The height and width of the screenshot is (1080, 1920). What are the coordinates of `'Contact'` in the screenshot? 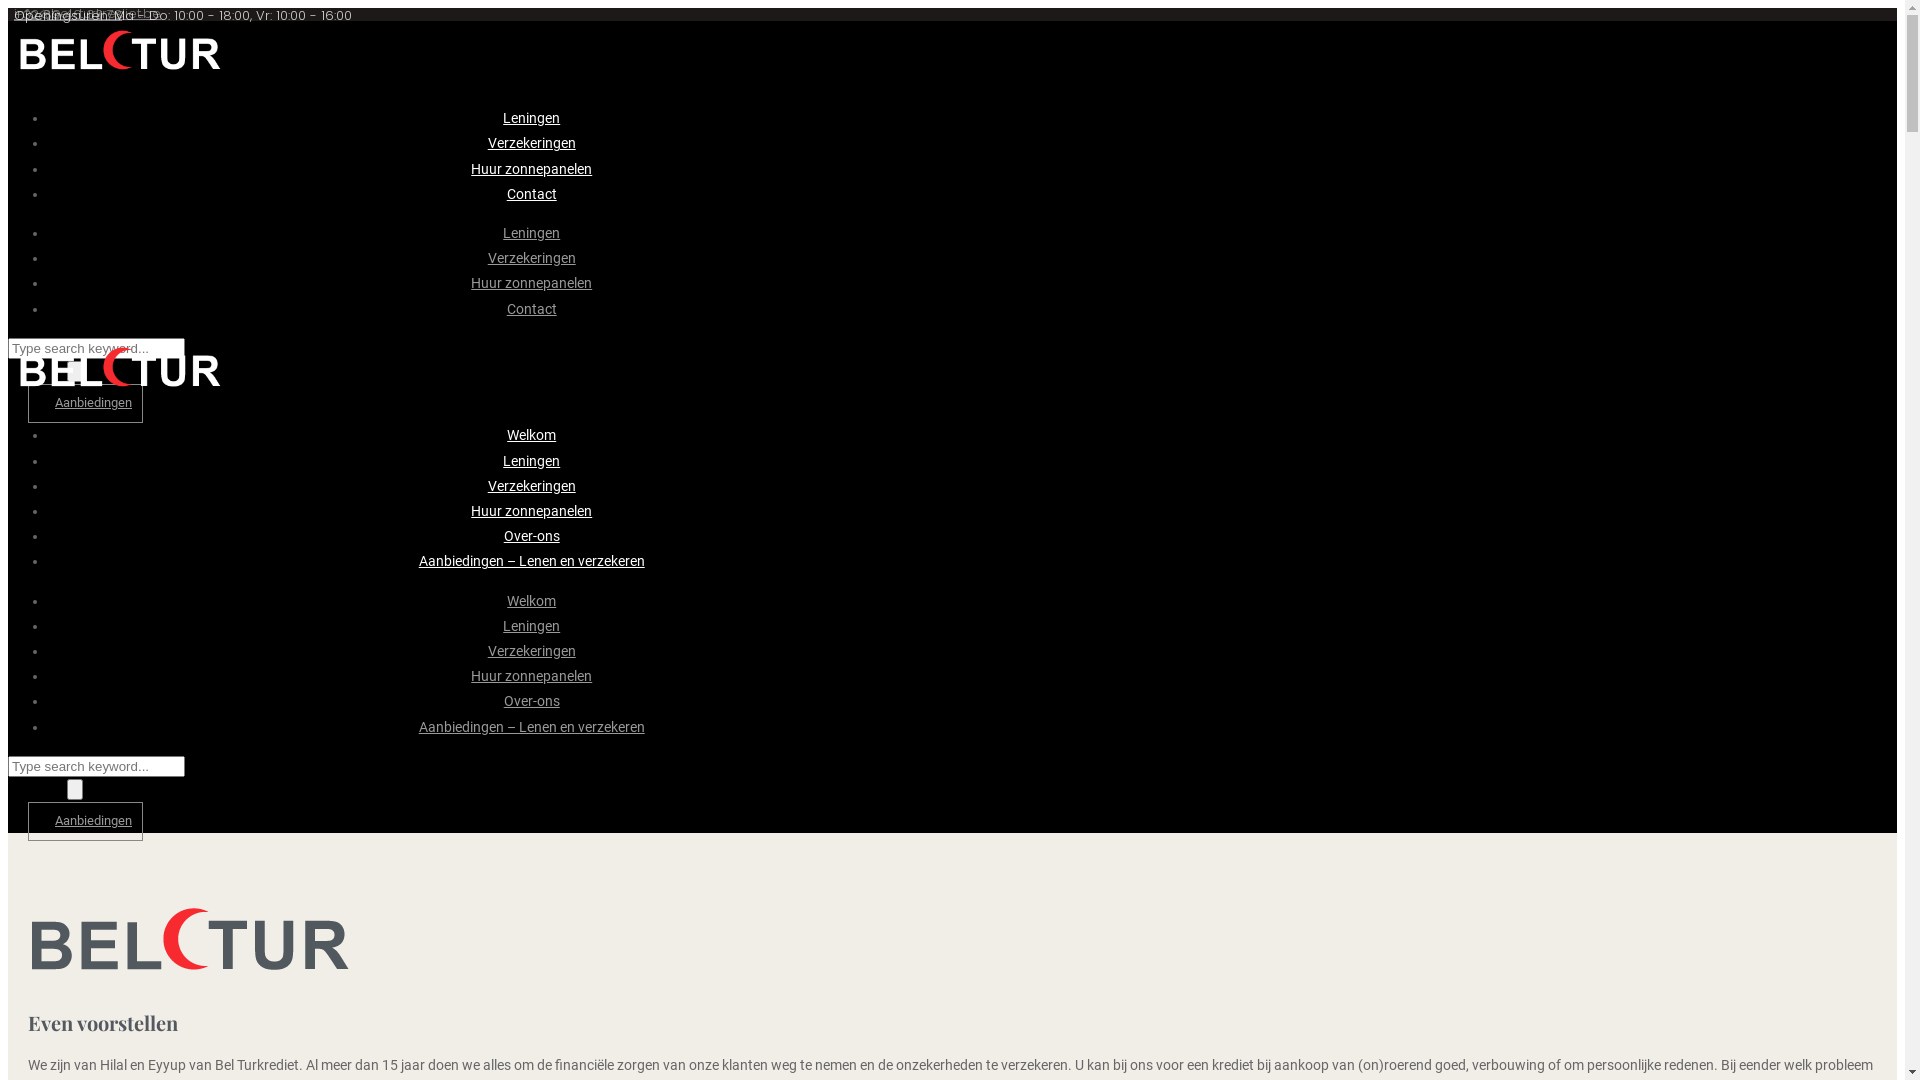 It's located at (532, 308).